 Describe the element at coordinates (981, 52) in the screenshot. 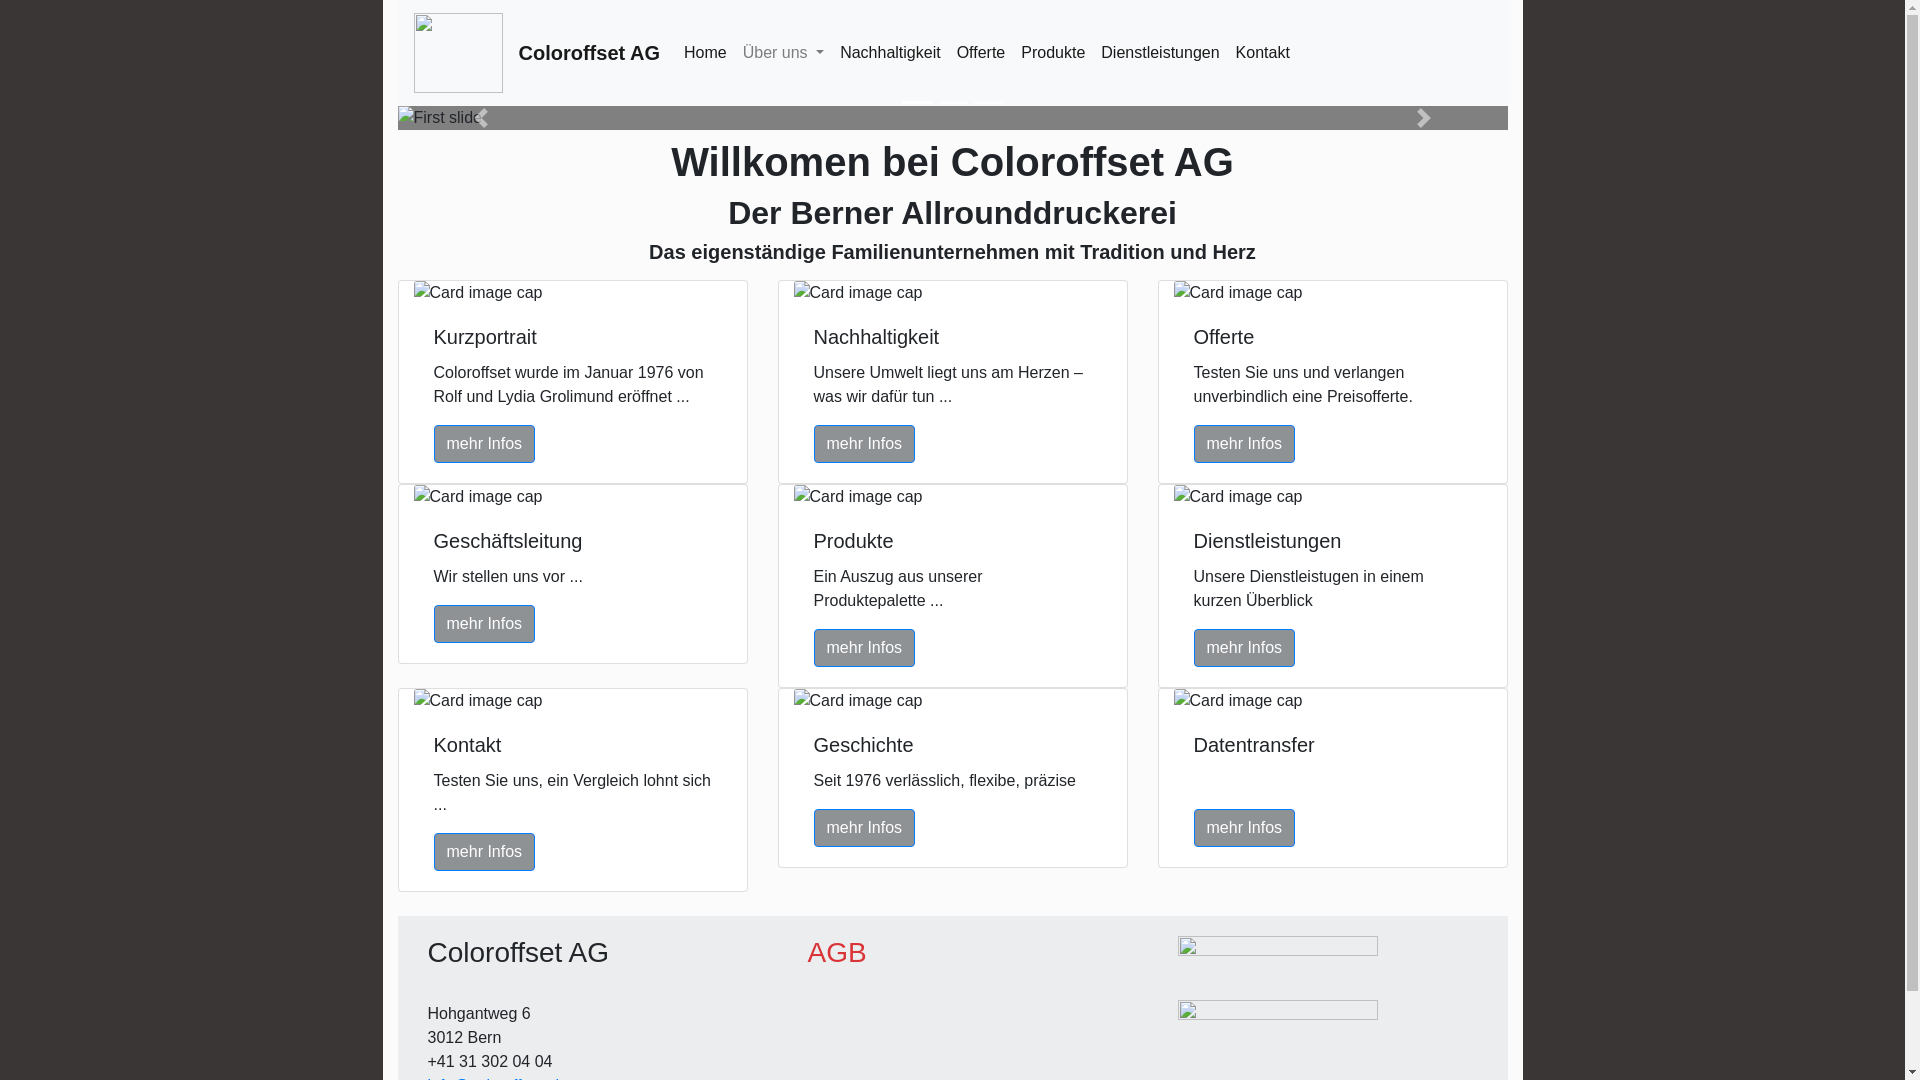

I see `'Offerte` at that location.